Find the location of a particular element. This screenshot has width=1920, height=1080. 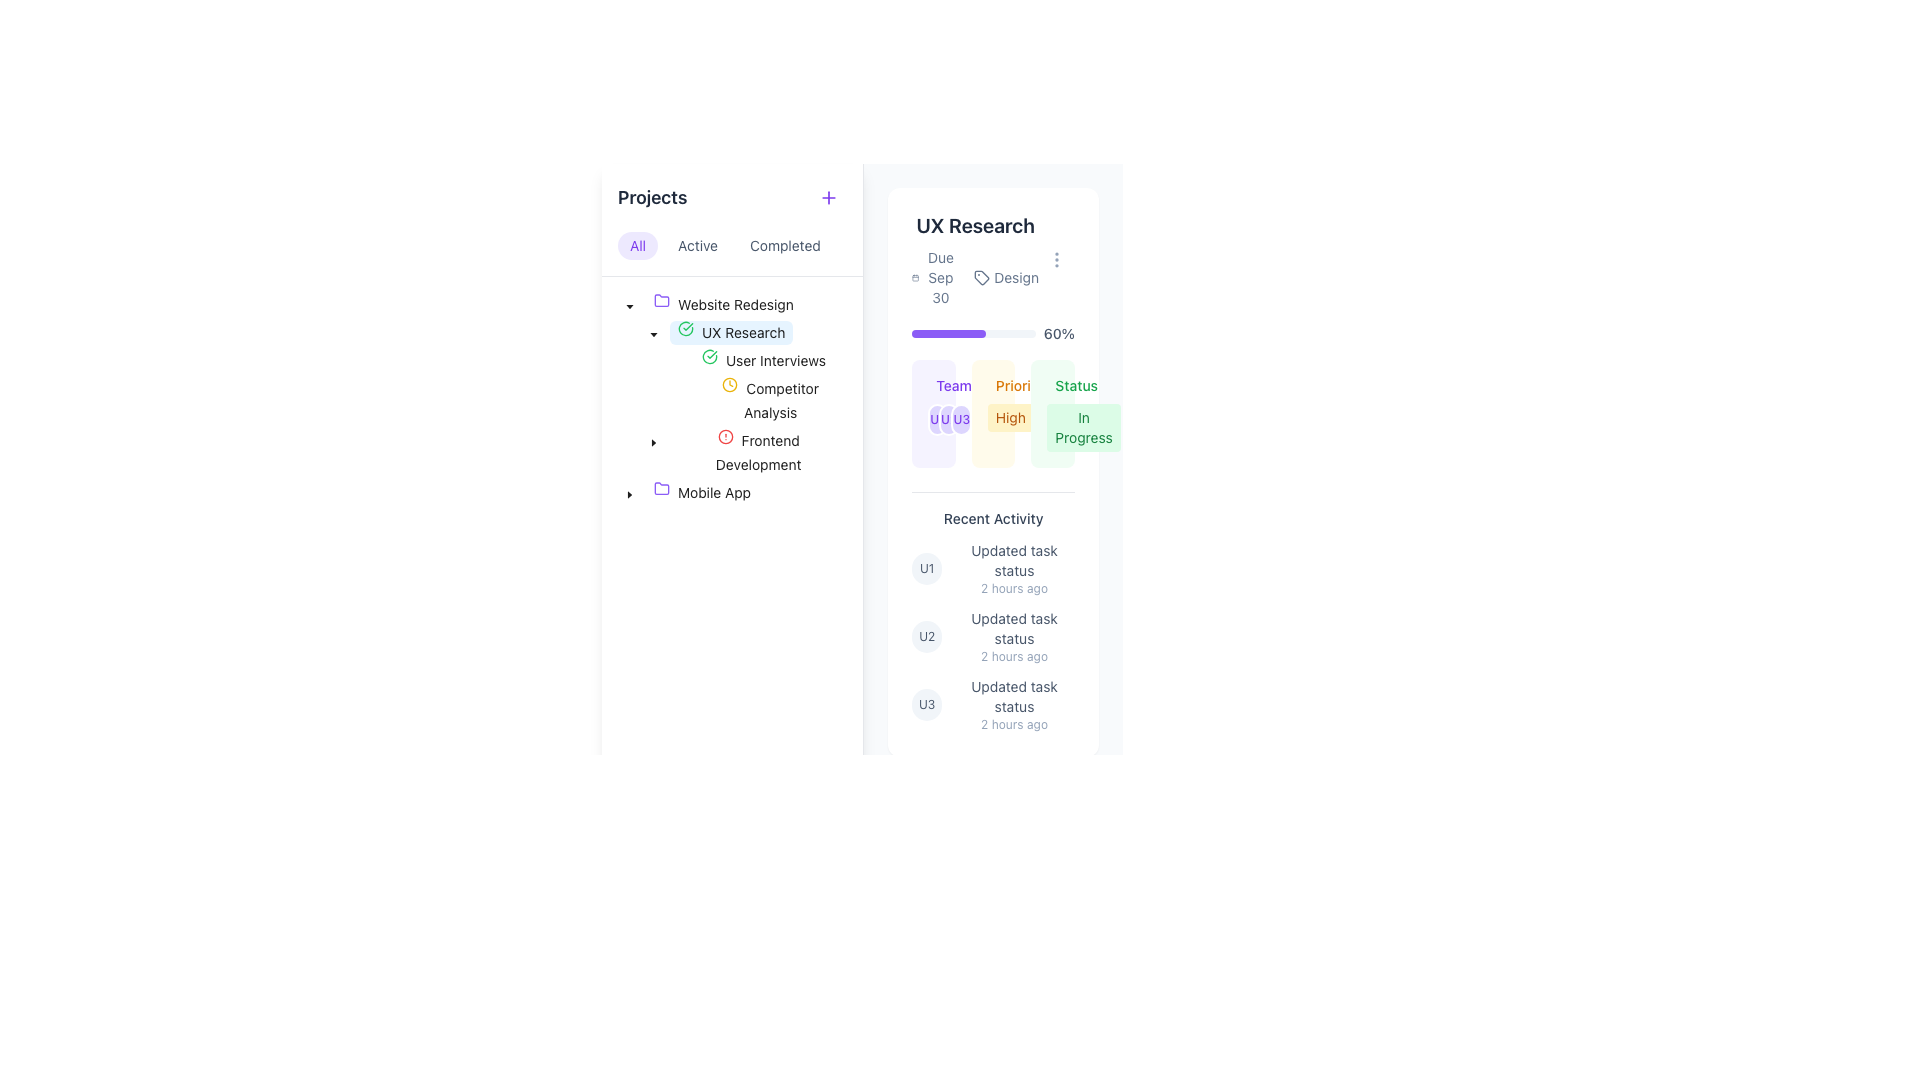

the text label indicating the team-related category or data, located in the center-right panel beneath the progress bar and next to status tags like 'Priority' and 'Status' is located at coordinates (953, 385).